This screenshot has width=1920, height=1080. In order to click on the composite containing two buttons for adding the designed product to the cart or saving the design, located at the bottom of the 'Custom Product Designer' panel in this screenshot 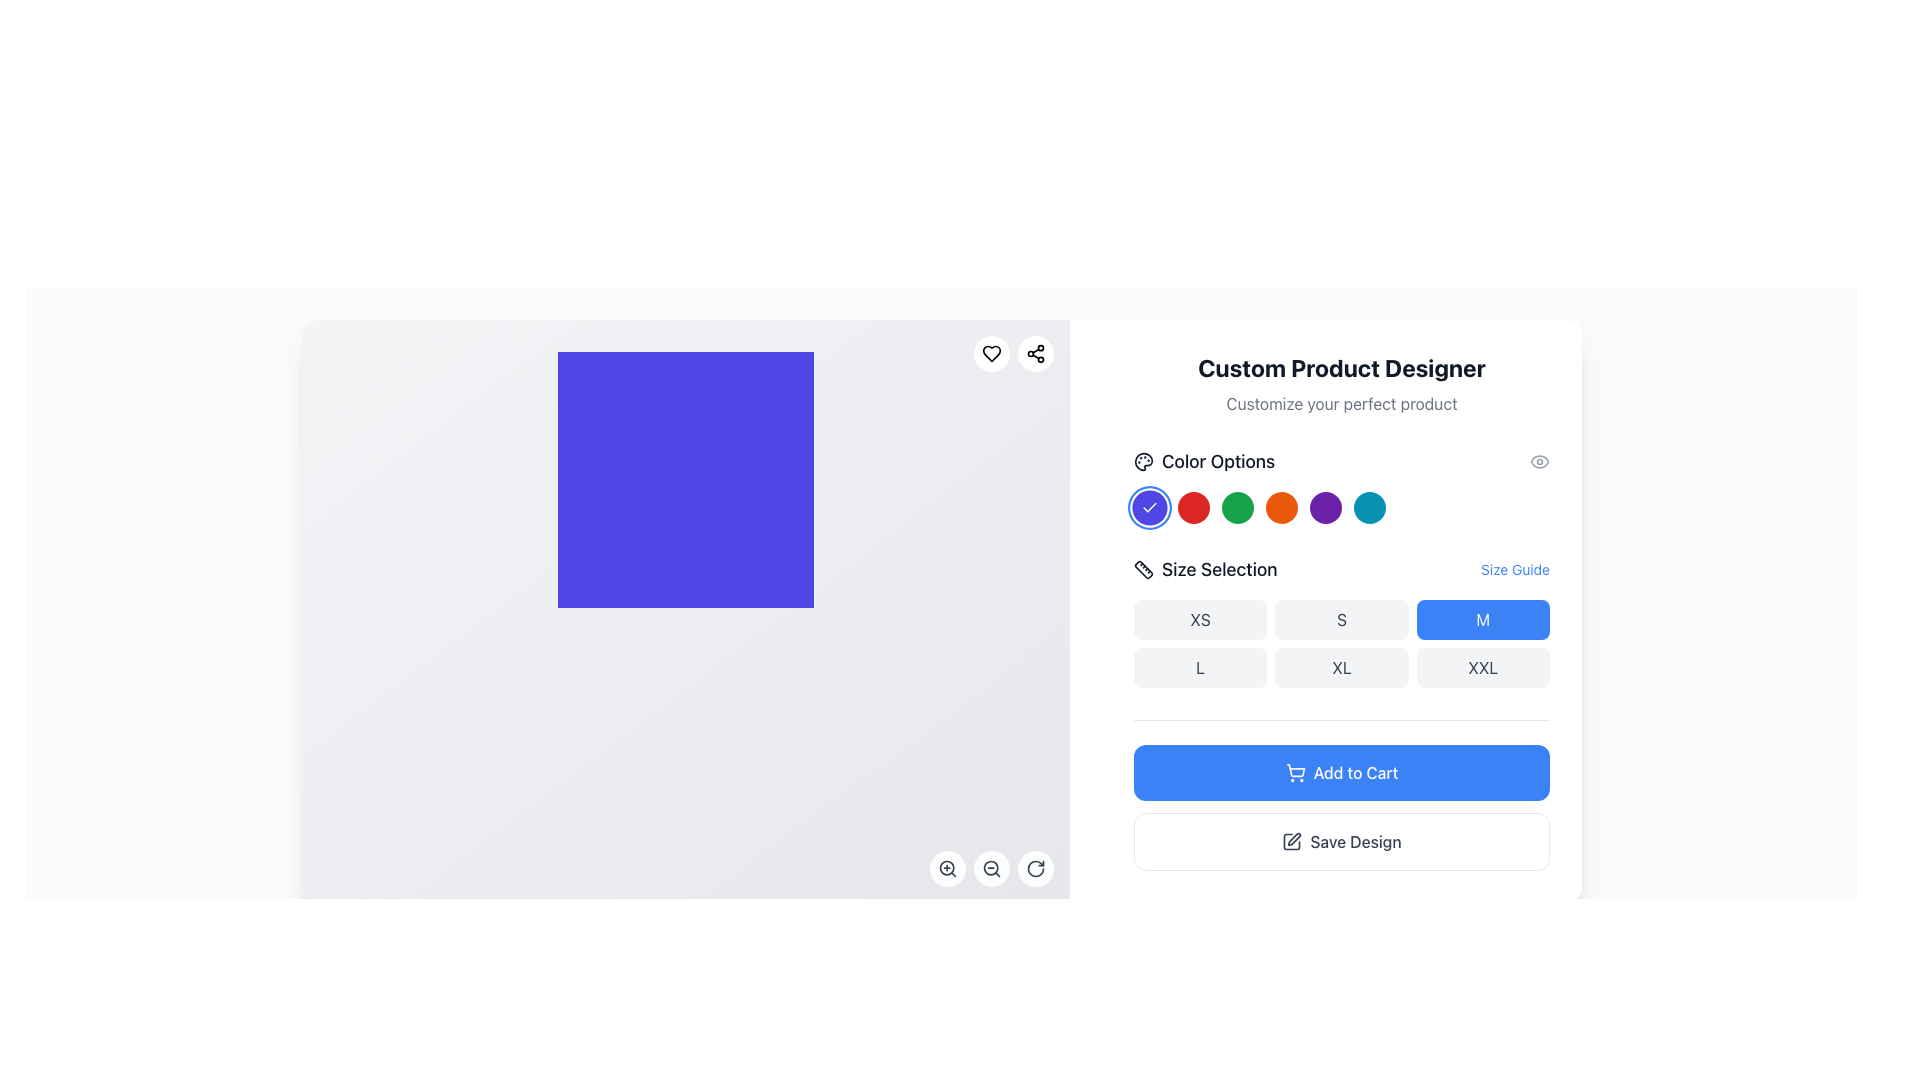, I will do `click(1342, 793)`.